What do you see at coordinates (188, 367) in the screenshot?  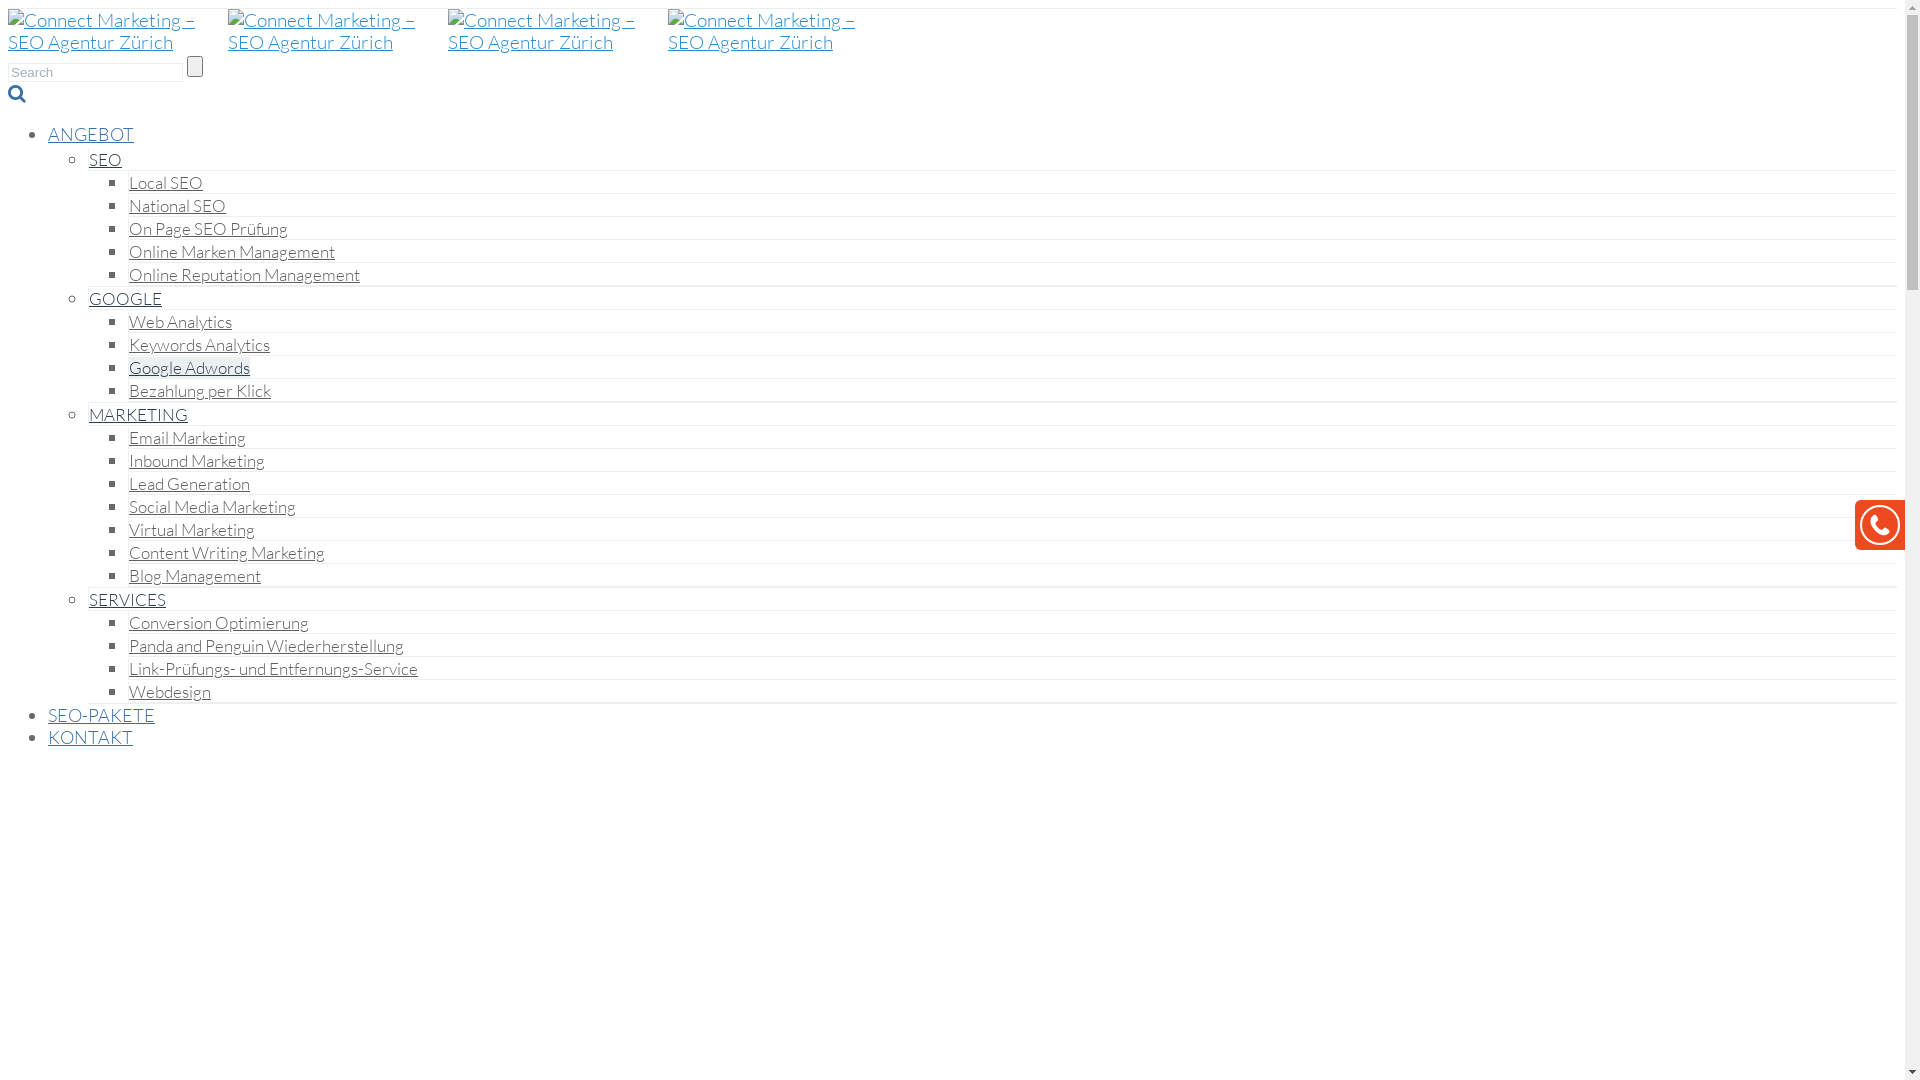 I see `'Google Adwords'` at bounding box center [188, 367].